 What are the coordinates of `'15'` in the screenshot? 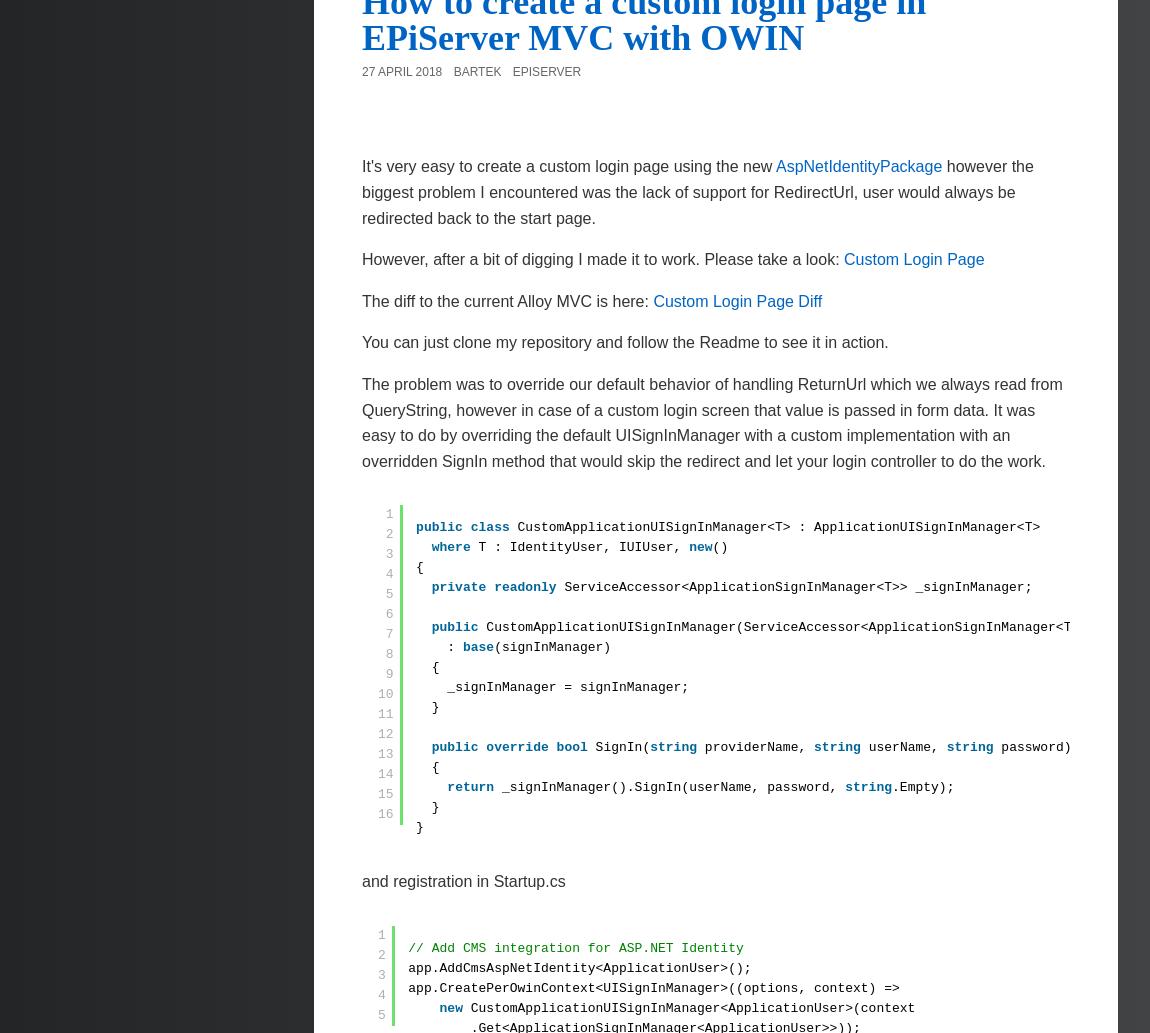 It's located at (385, 794).